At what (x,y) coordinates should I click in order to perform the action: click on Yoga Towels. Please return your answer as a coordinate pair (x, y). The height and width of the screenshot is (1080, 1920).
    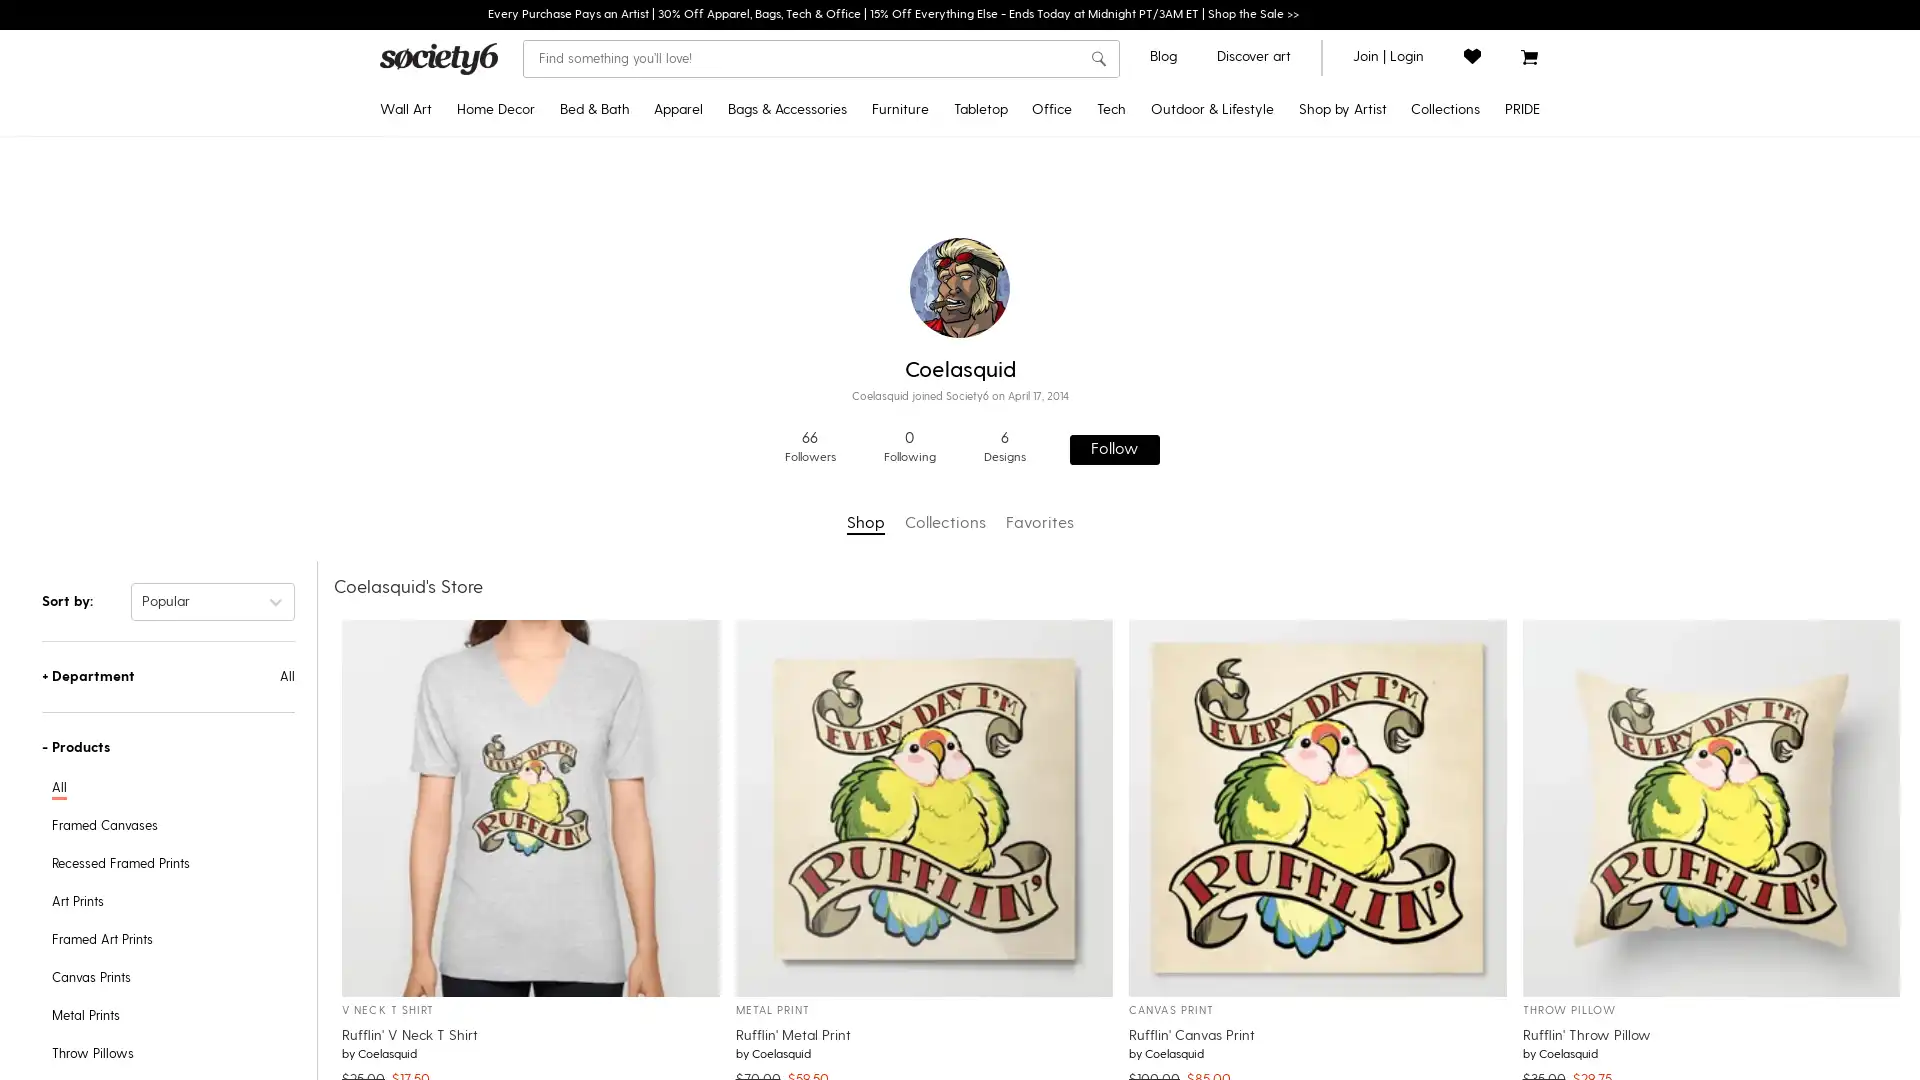
    Looking at the image, I should click on (1238, 225).